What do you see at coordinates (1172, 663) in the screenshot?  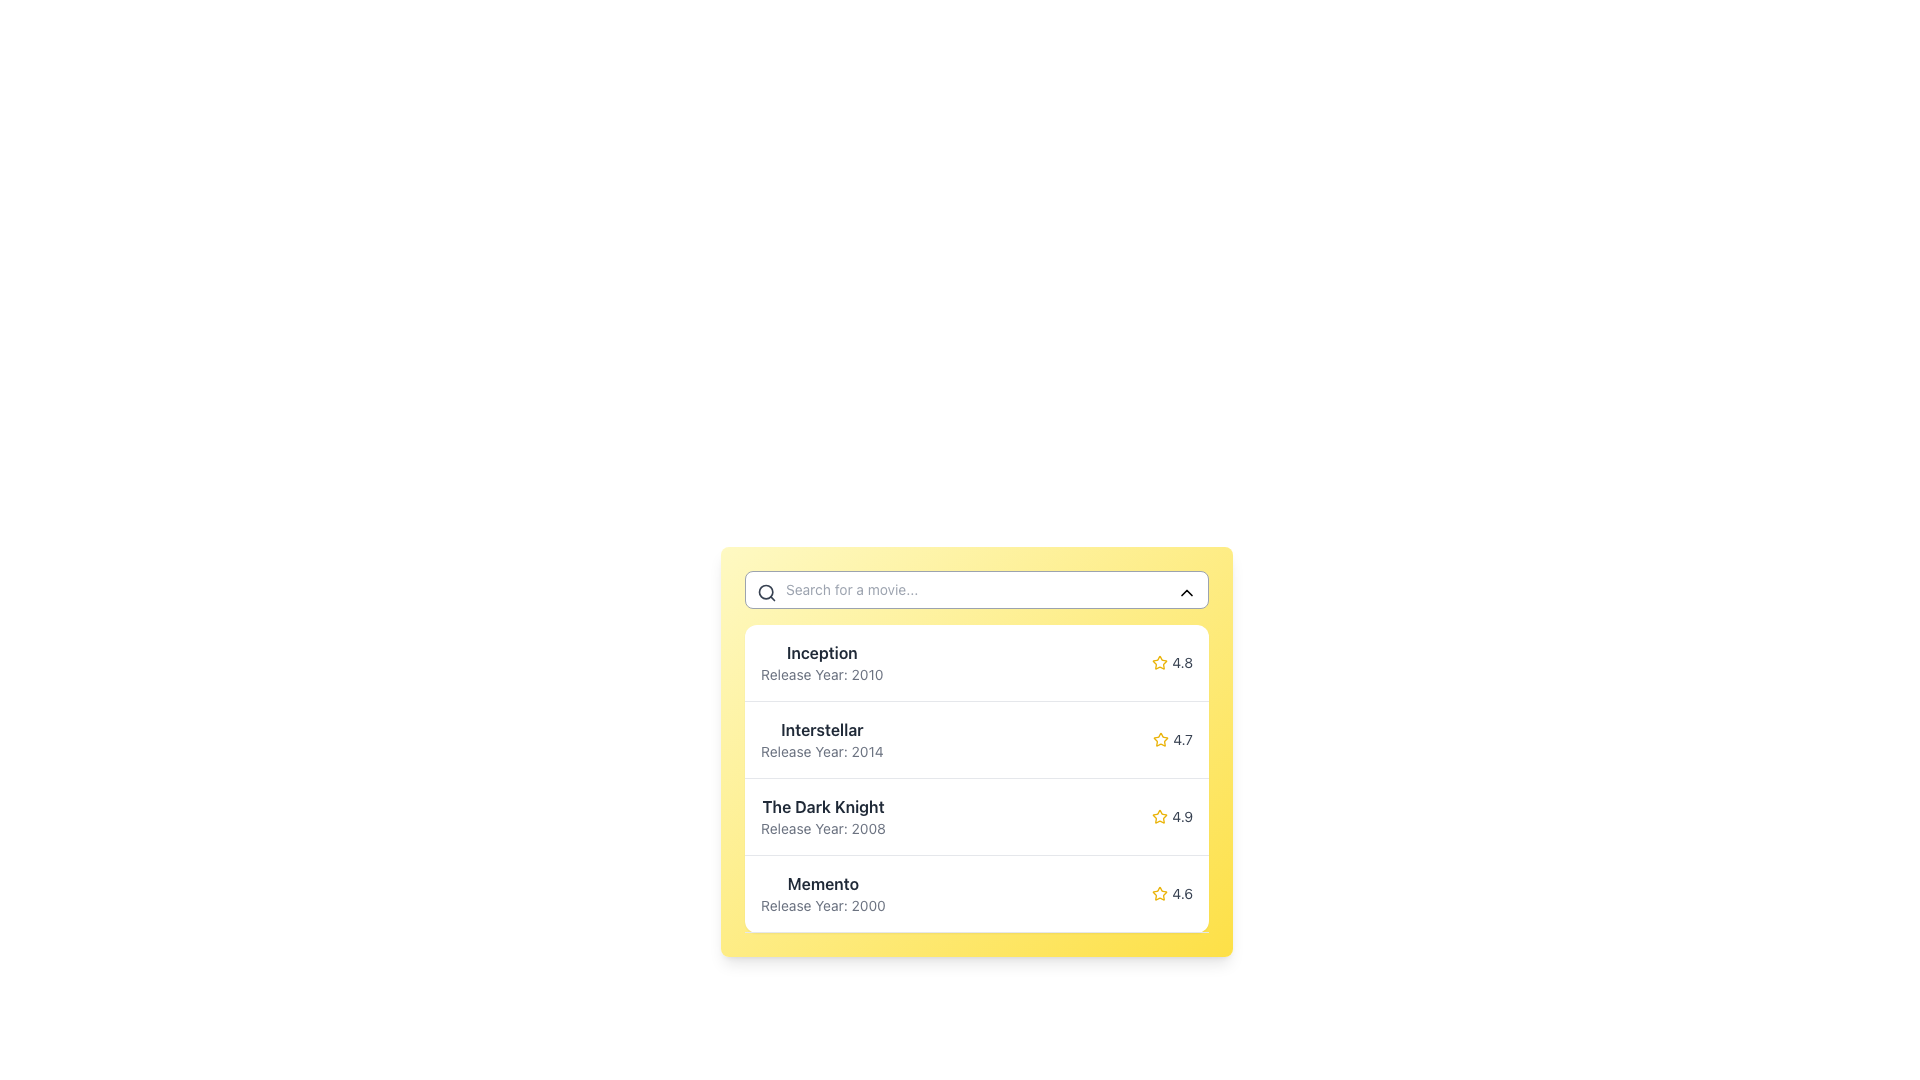 I see `the Rating Display element showing the rating value '4.8' and the yellow star icon` at bounding box center [1172, 663].